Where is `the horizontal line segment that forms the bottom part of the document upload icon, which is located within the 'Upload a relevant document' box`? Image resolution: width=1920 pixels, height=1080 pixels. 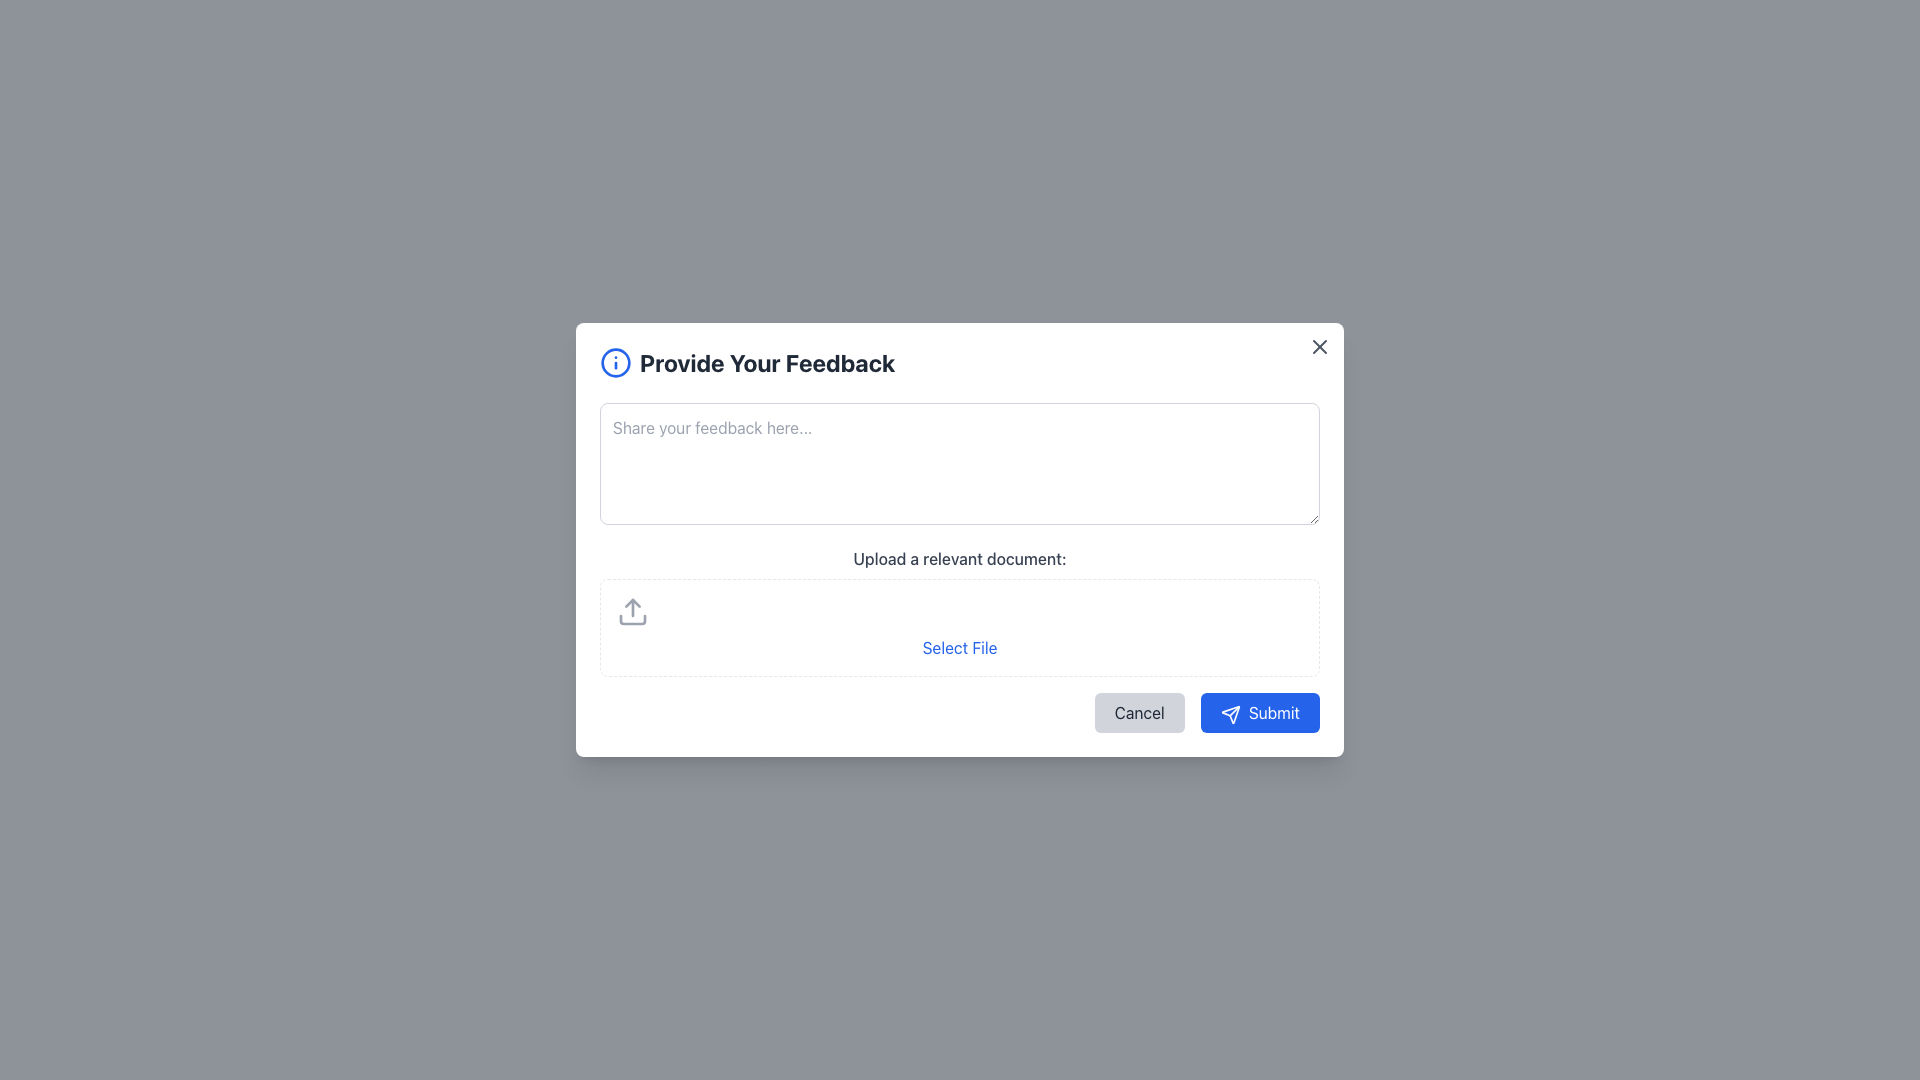 the horizontal line segment that forms the bottom part of the document upload icon, which is located within the 'Upload a relevant document' box is located at coordinates (632, 619).